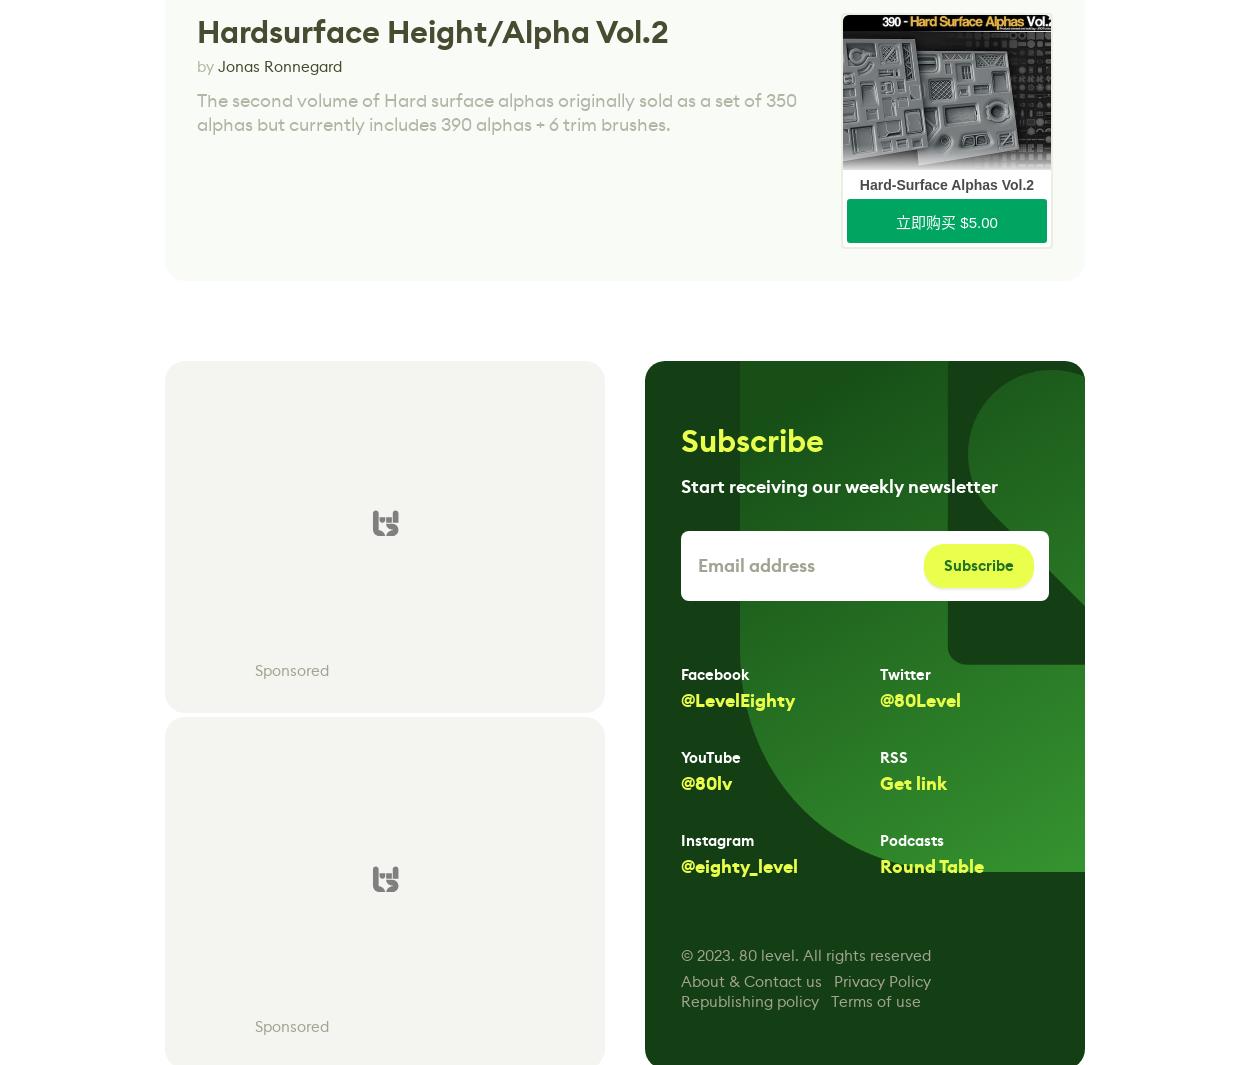 The width and height of the screenshot is (1250, 1065). What do you see at coordinates (920, 700) in the screenshot?
I see `'@80Level'` at bounding box center [920, 700].